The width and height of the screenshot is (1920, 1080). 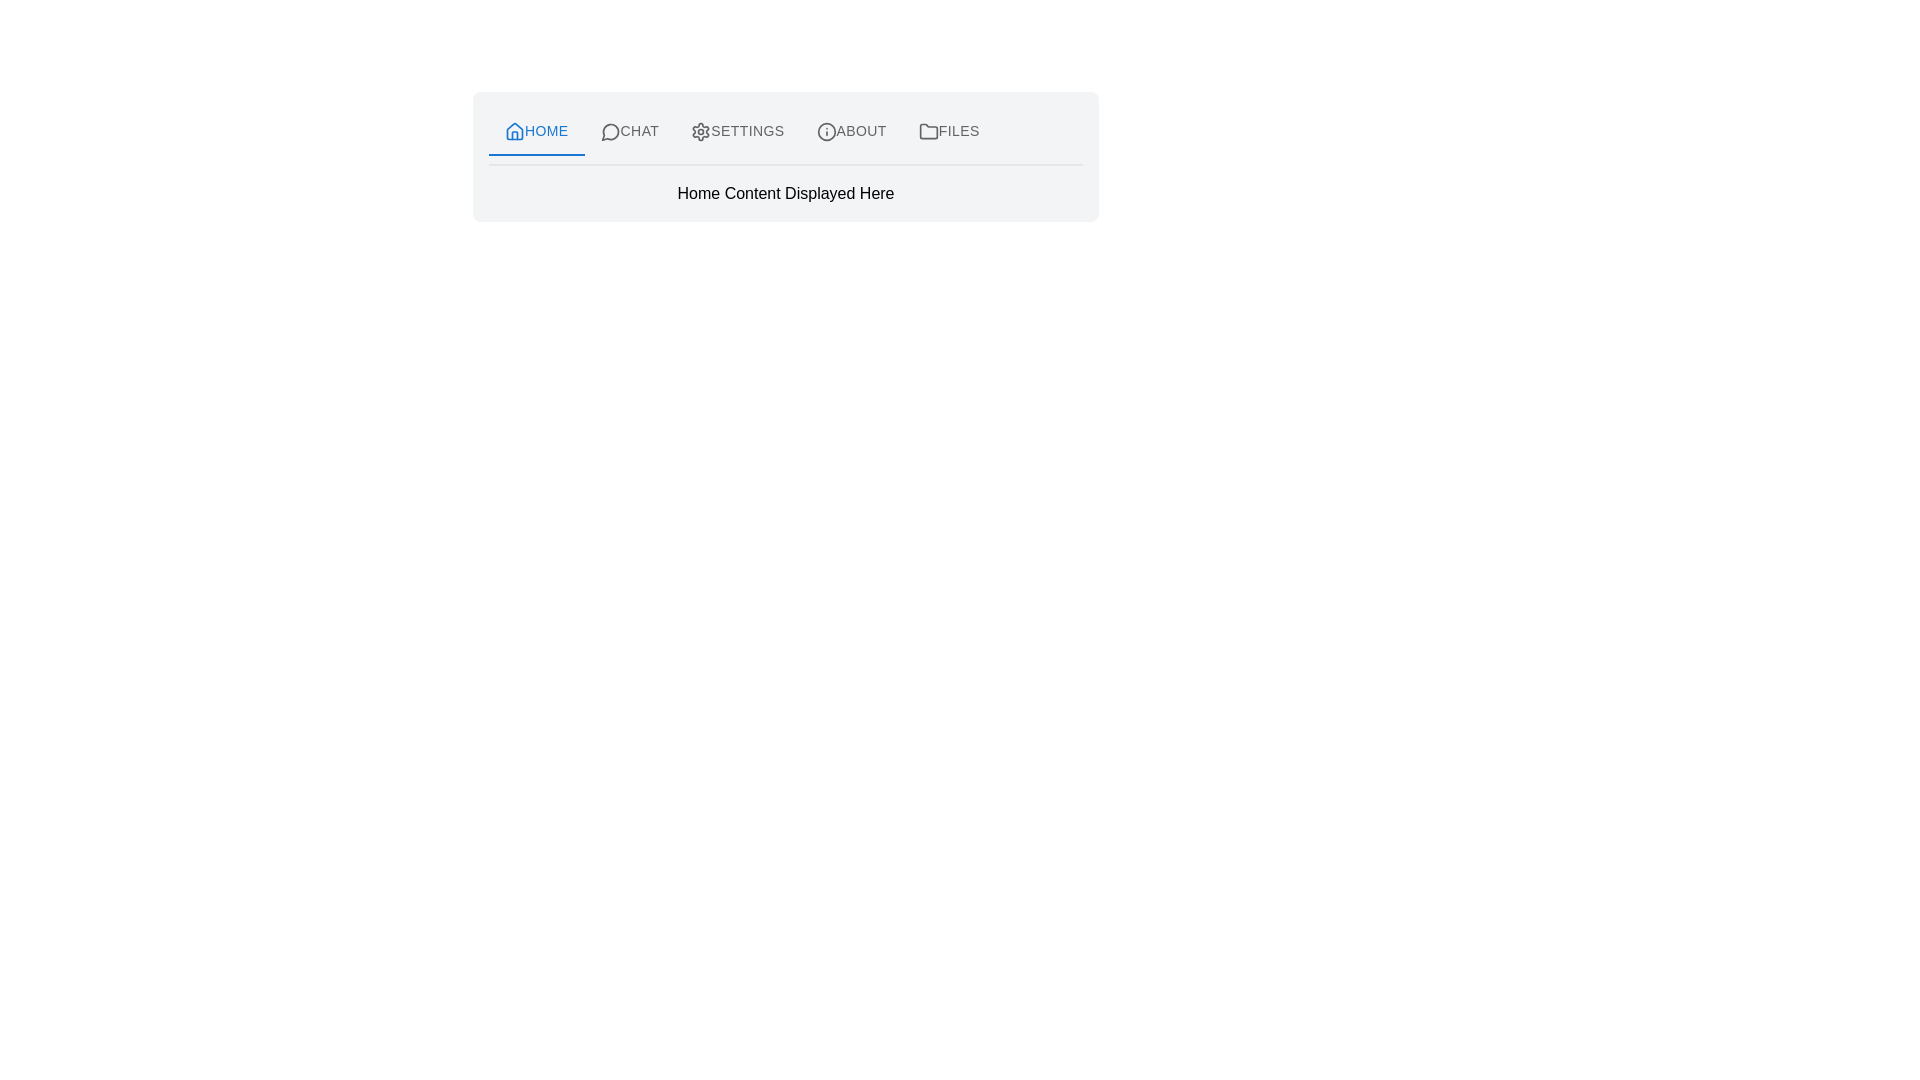 What do you see at coordinates (851, 131) in the screenshot?
I see `the fourth tab item in the navigation bar, which contains an icon and text` at bounding box center [851, 131].